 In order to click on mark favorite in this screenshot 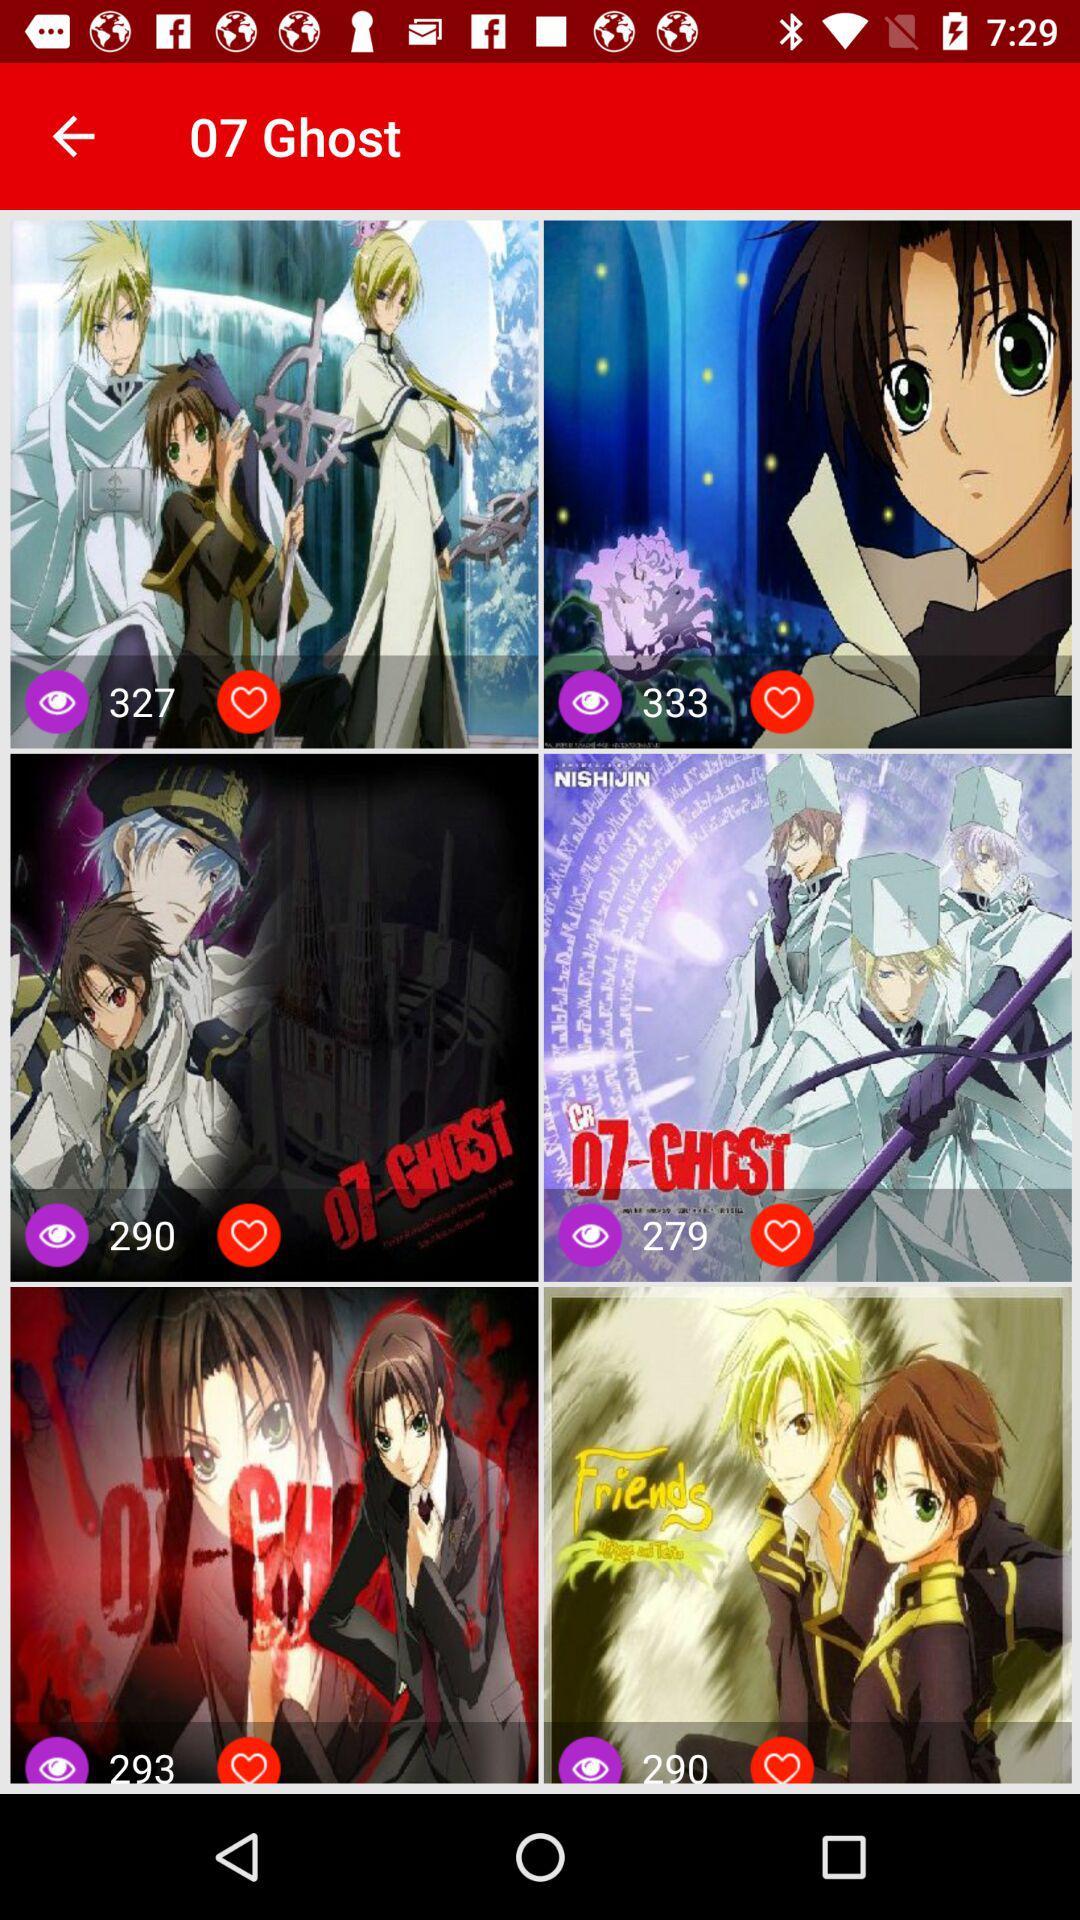, I will do `click(248, 1234)`.